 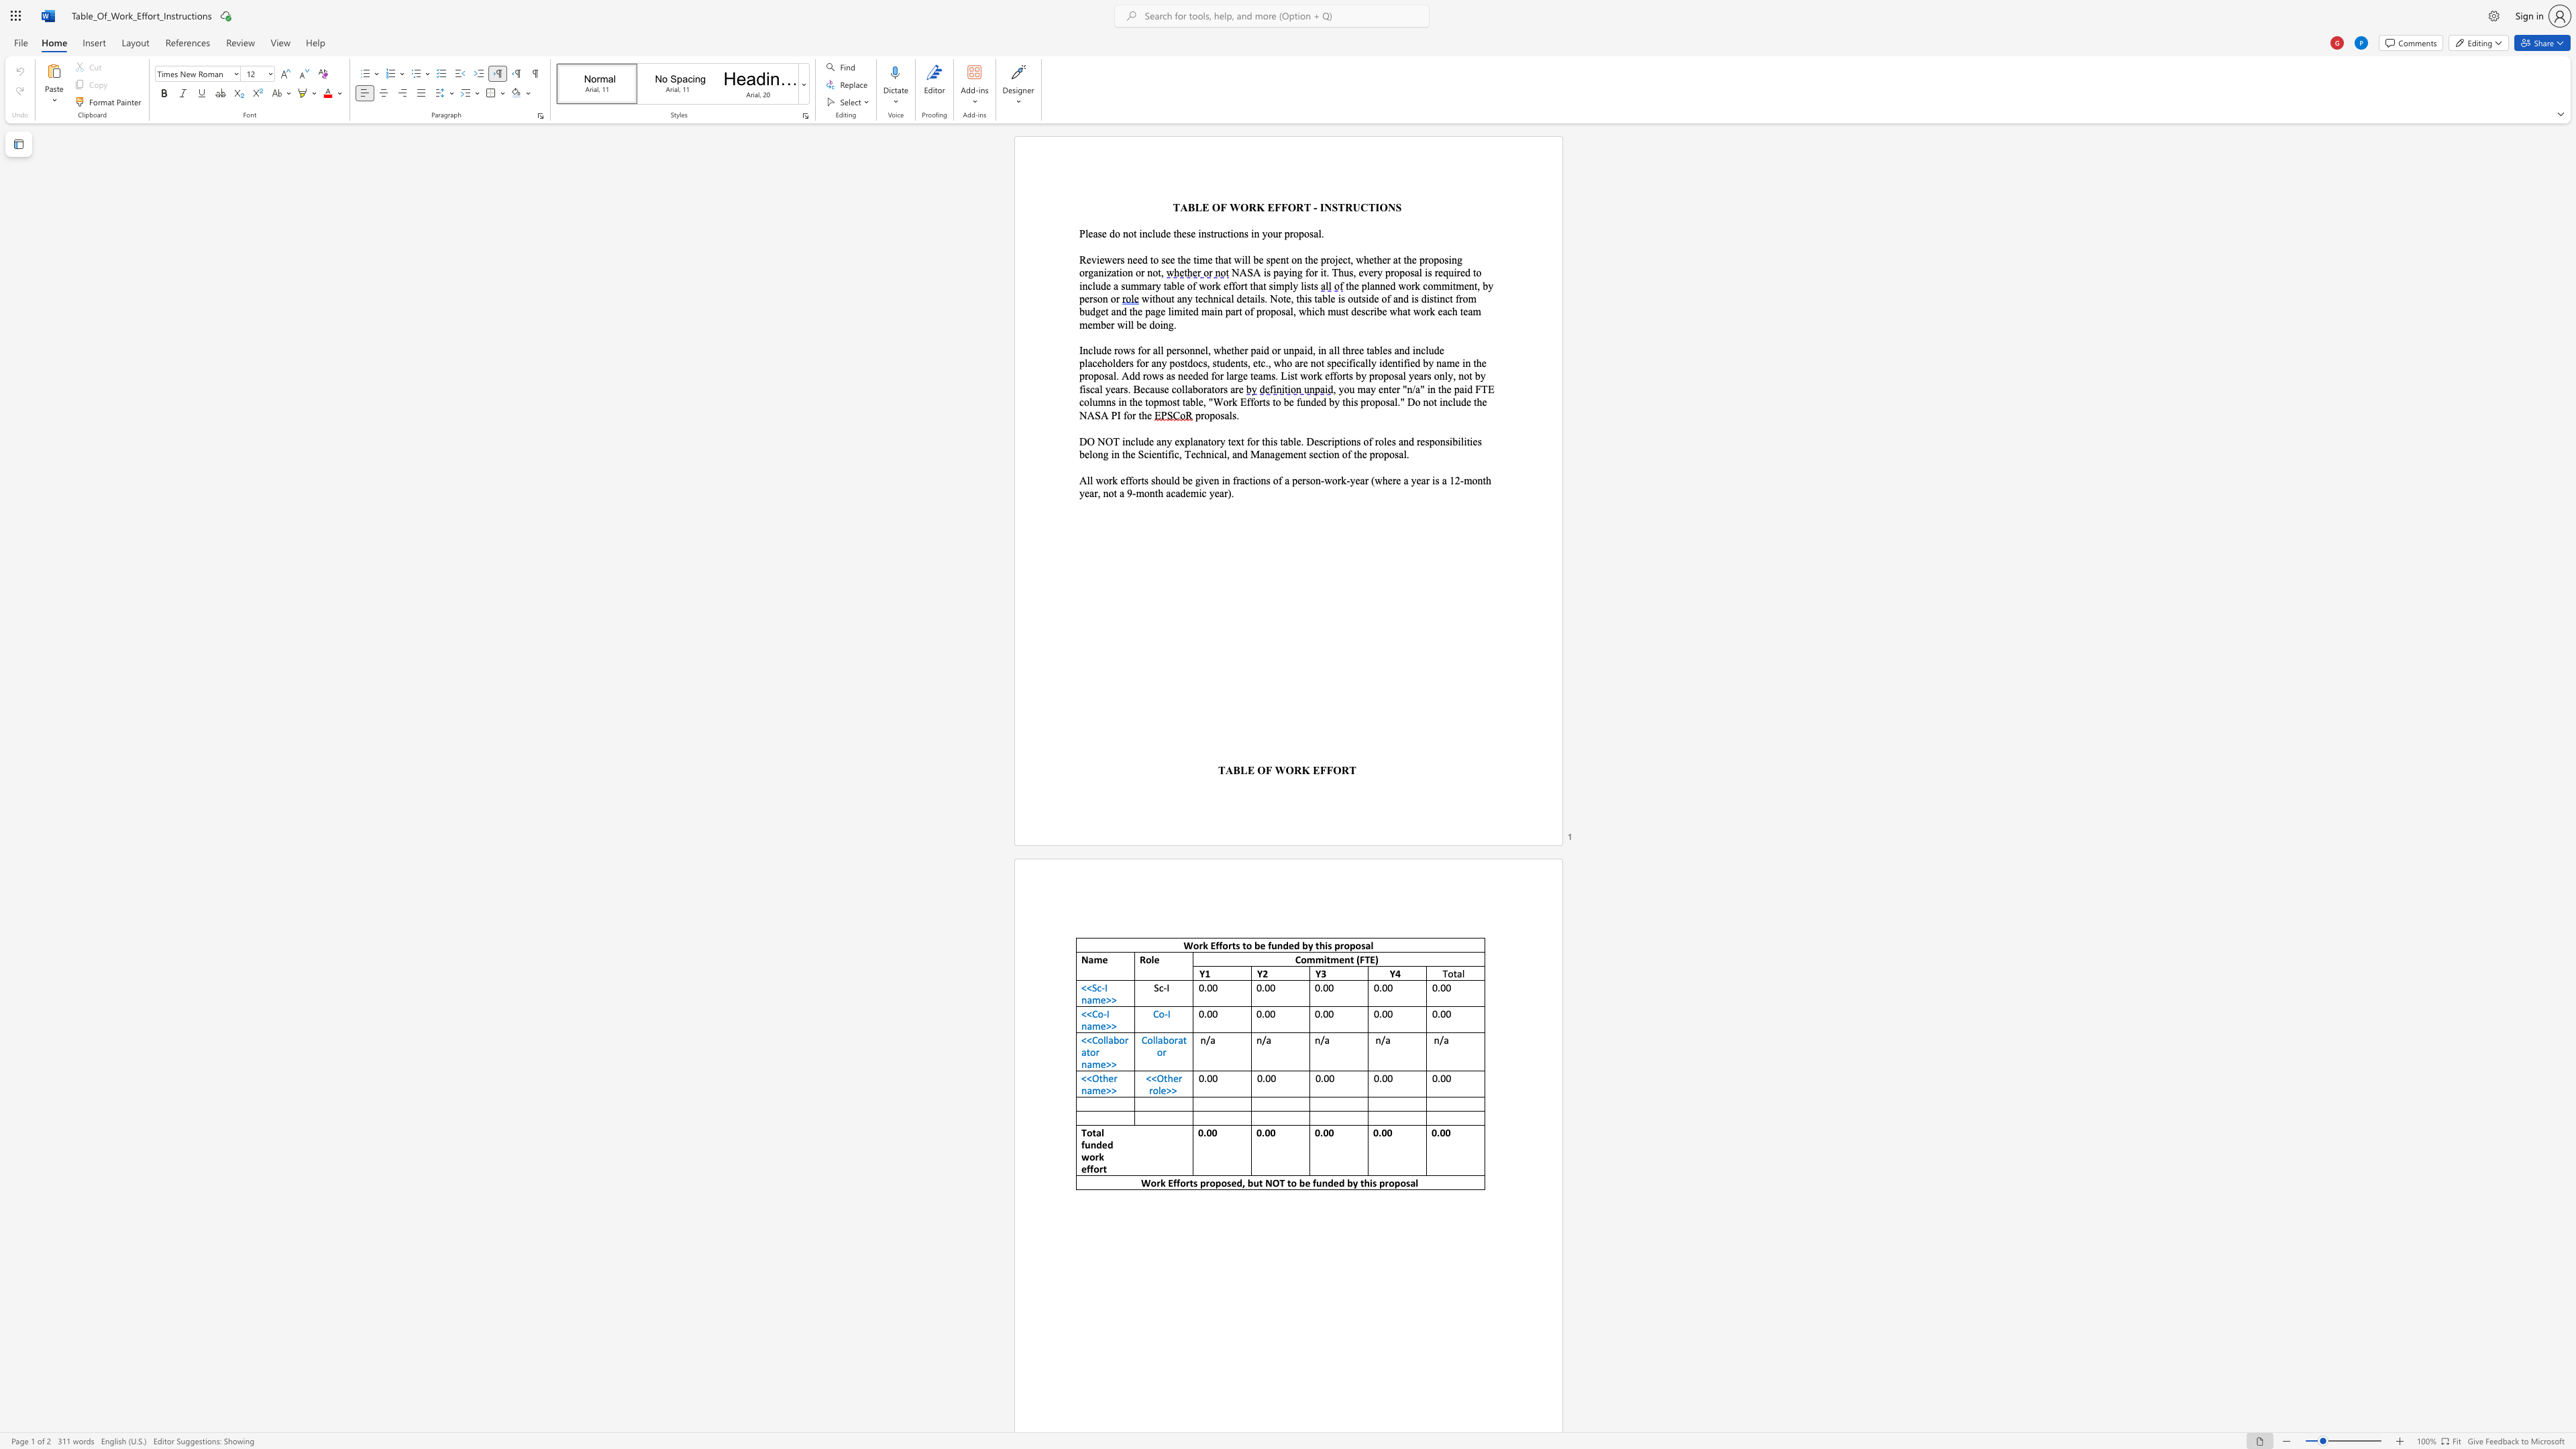 What do you see at coordinates (1313, 440) in the screenshot?
I see `the space between the continuous character "D" and "e" in the text` at bounding box center [1313, 440].